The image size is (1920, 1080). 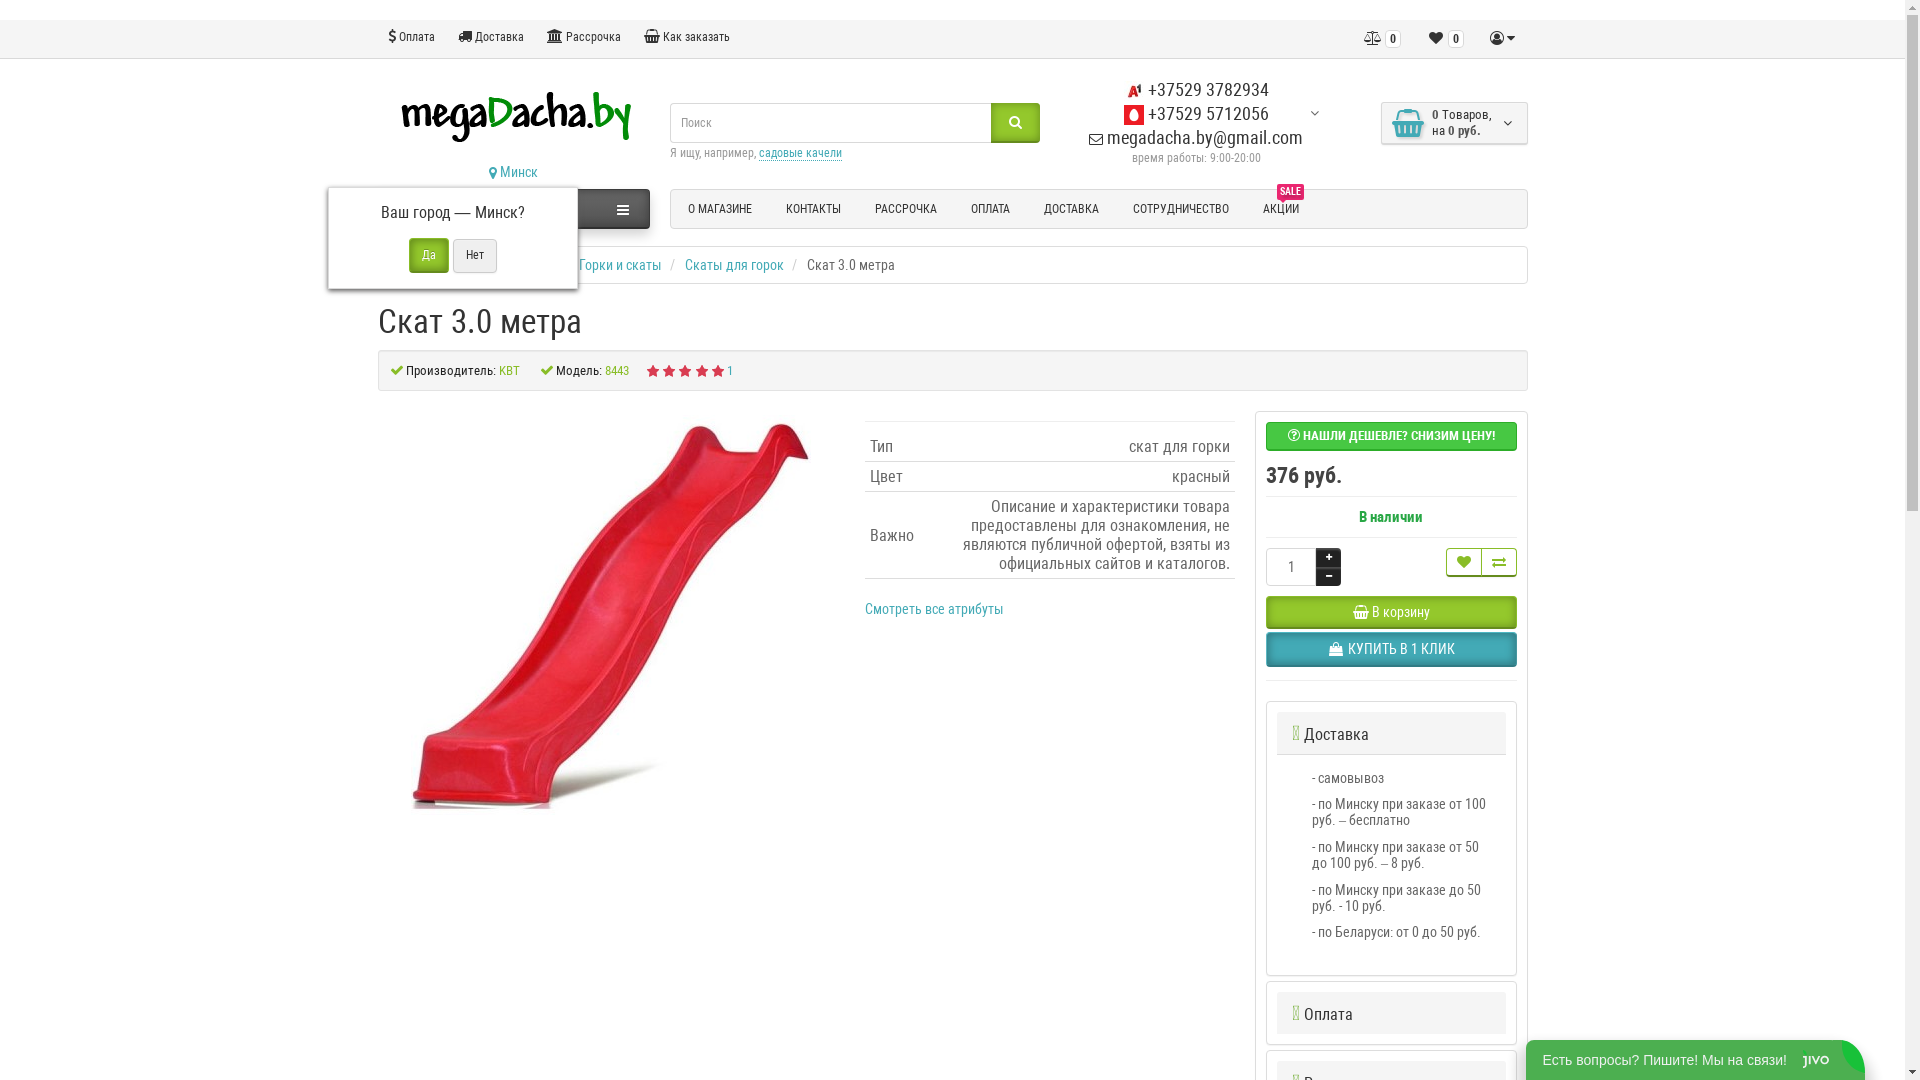 I want to click on '0', so click(x=1445, y=38).